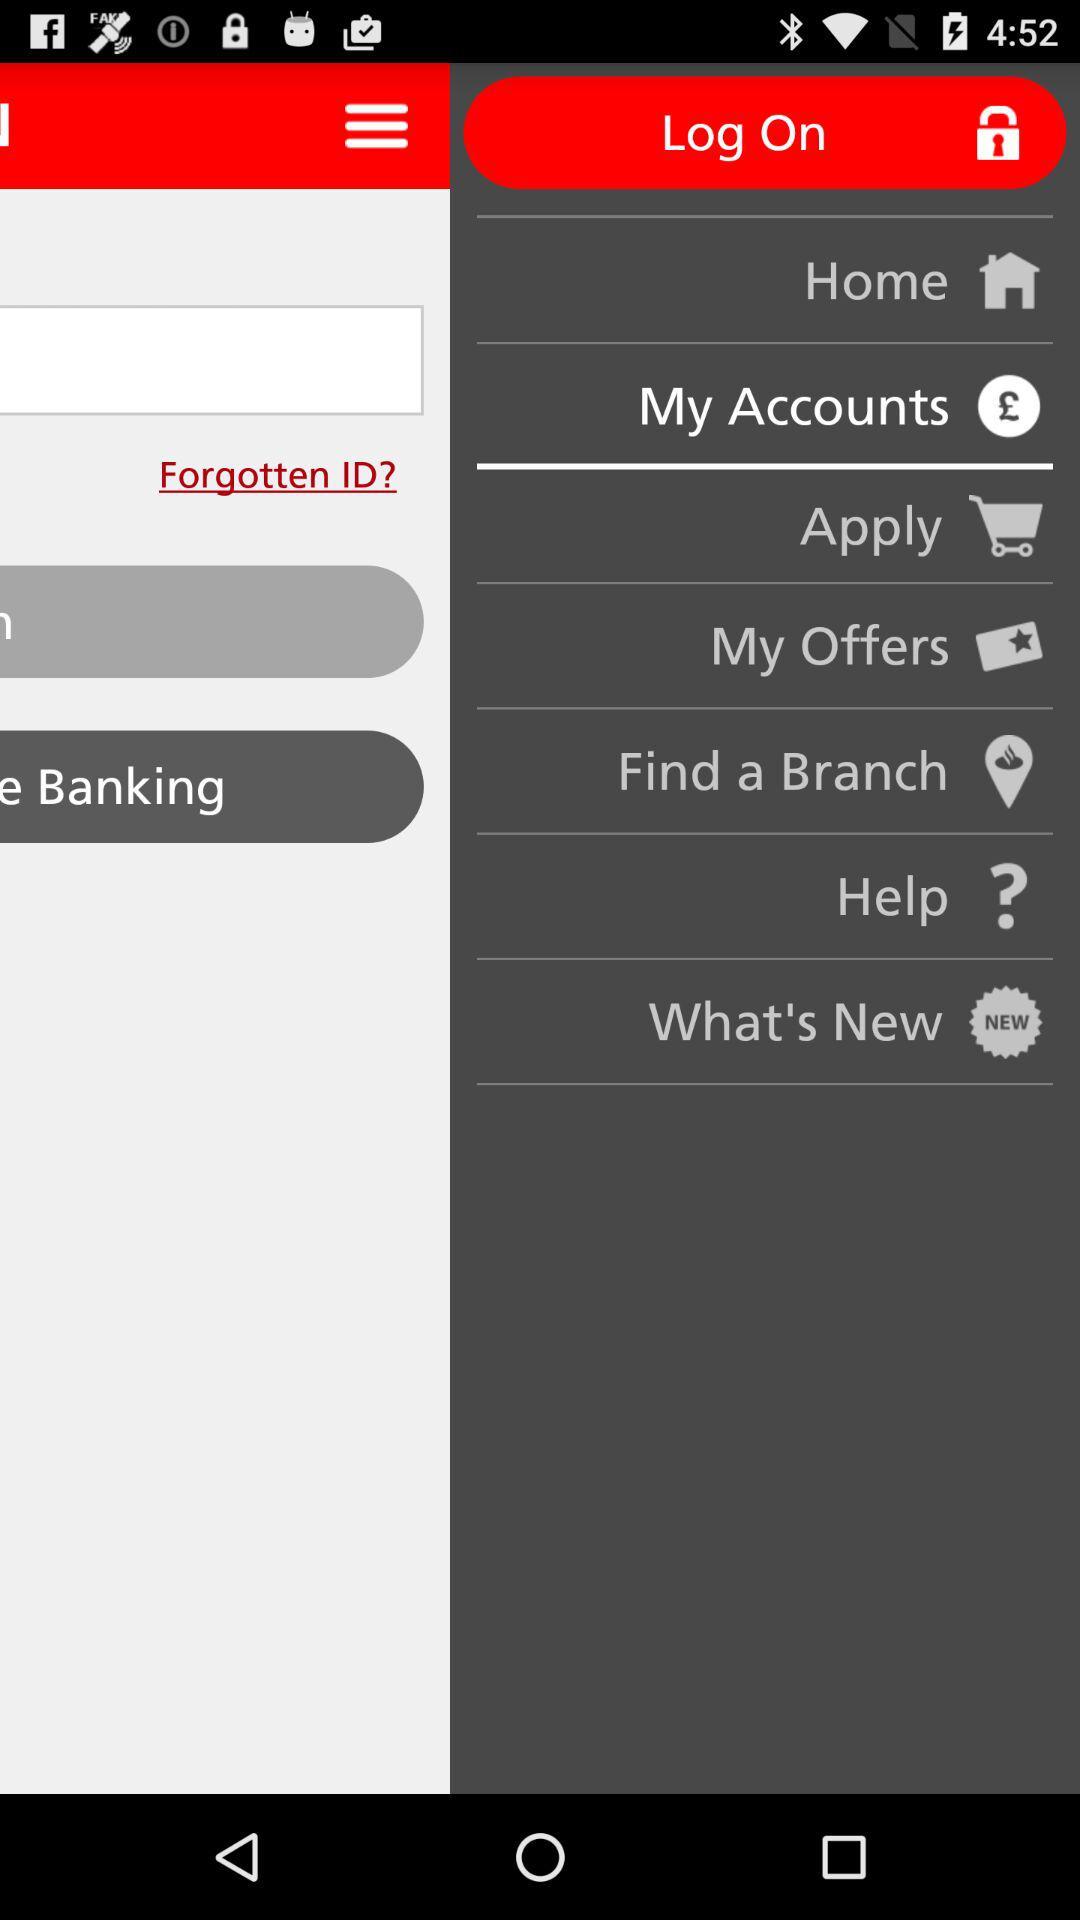 The height and width of the screenshot is (1920, 1080). Describe the element at coordinates (765, 132) in the screenshot. I see `the log on button on the web page` at that location.